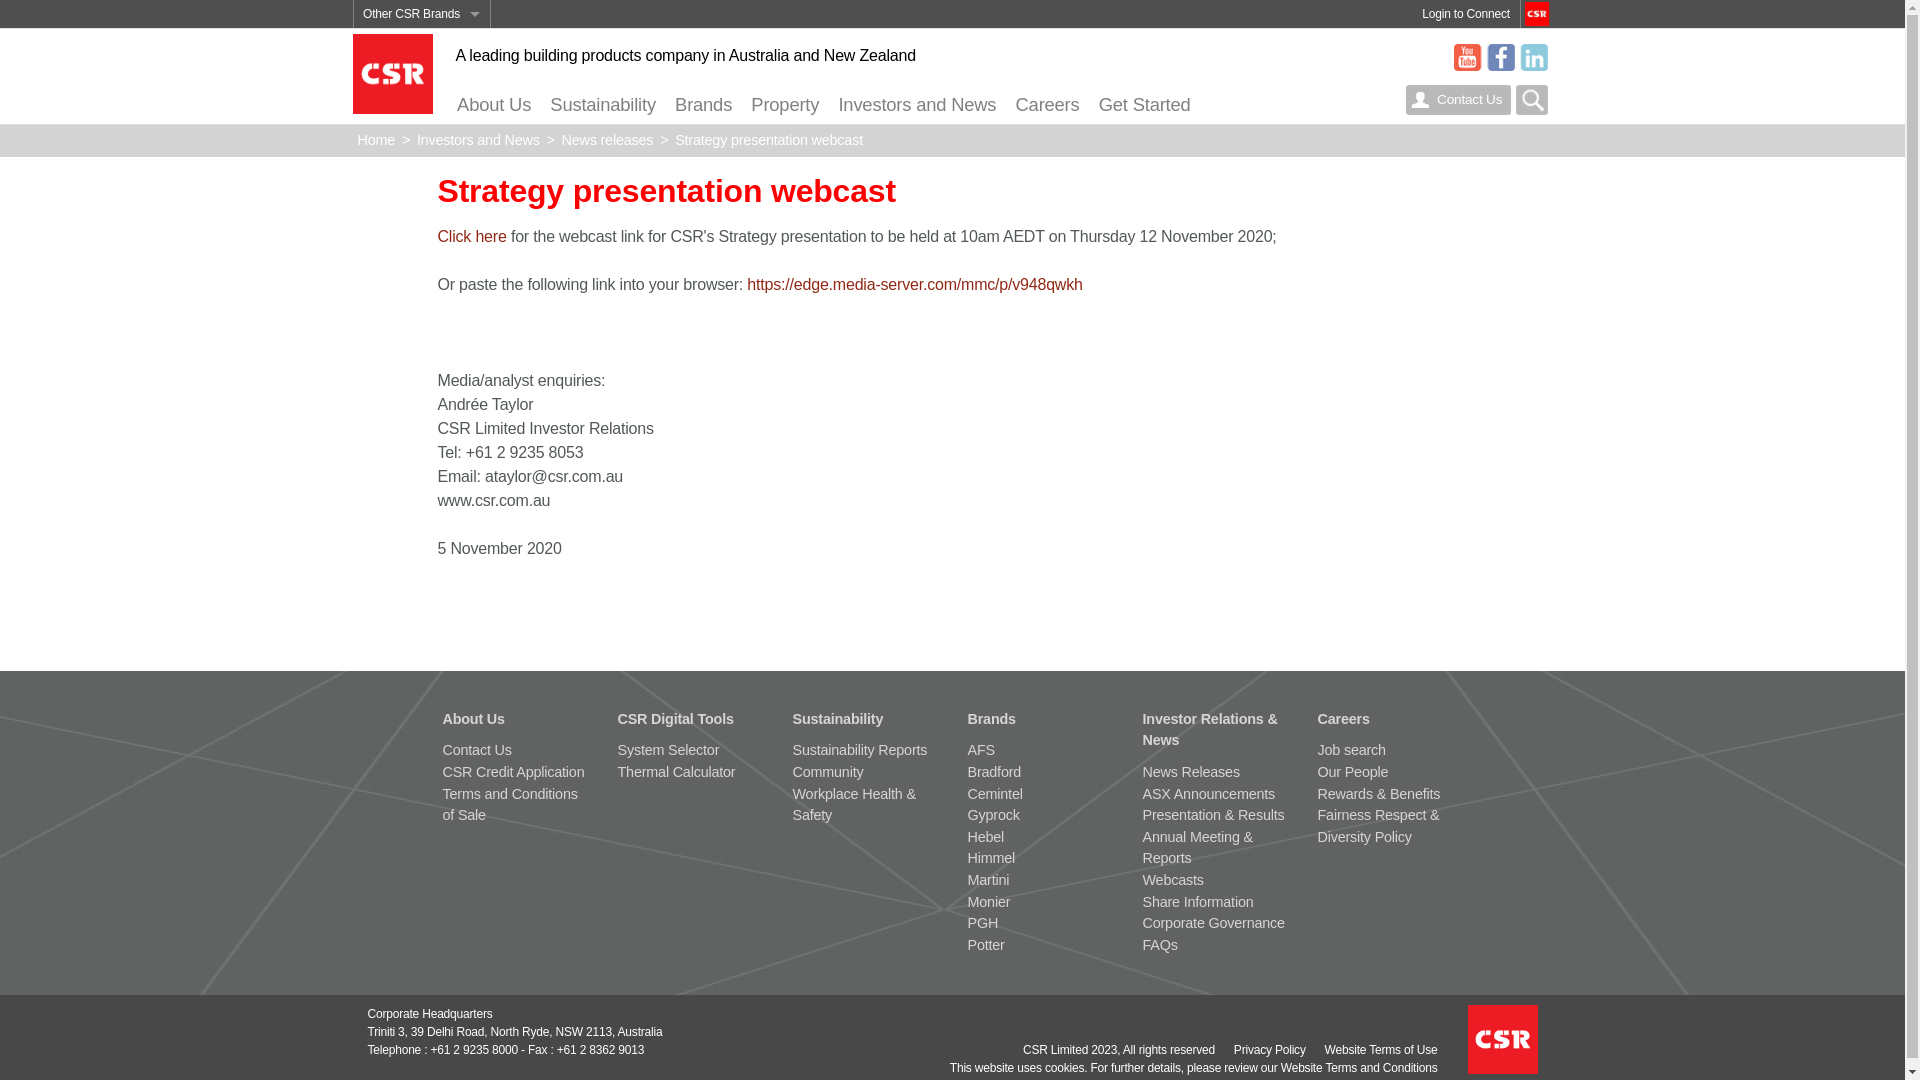 The image size is (1920, 1080). What do you see at coordinates (916, 104) in the screenshot?
I see `'Investors and News'` at bounding box center [916, 104].